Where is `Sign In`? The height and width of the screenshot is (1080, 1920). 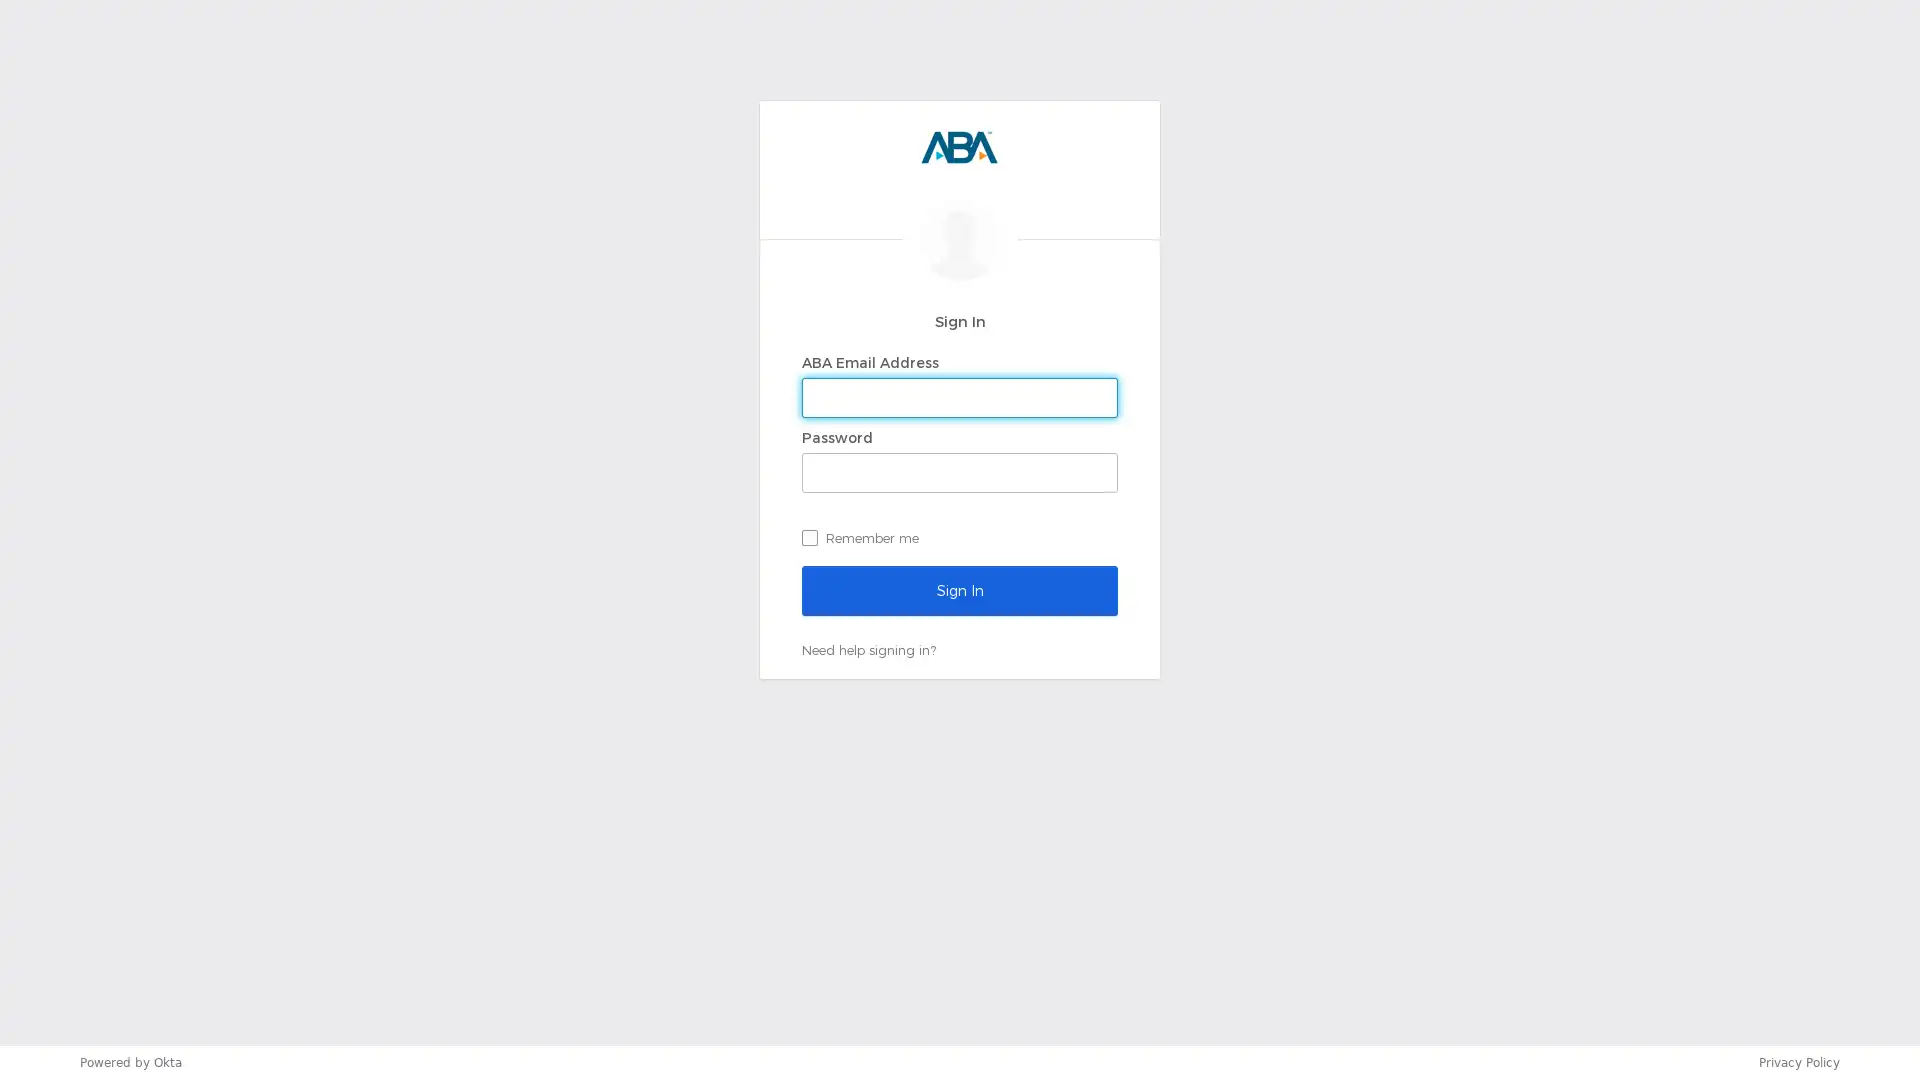
Sign In is located at coordinates (960, 589).